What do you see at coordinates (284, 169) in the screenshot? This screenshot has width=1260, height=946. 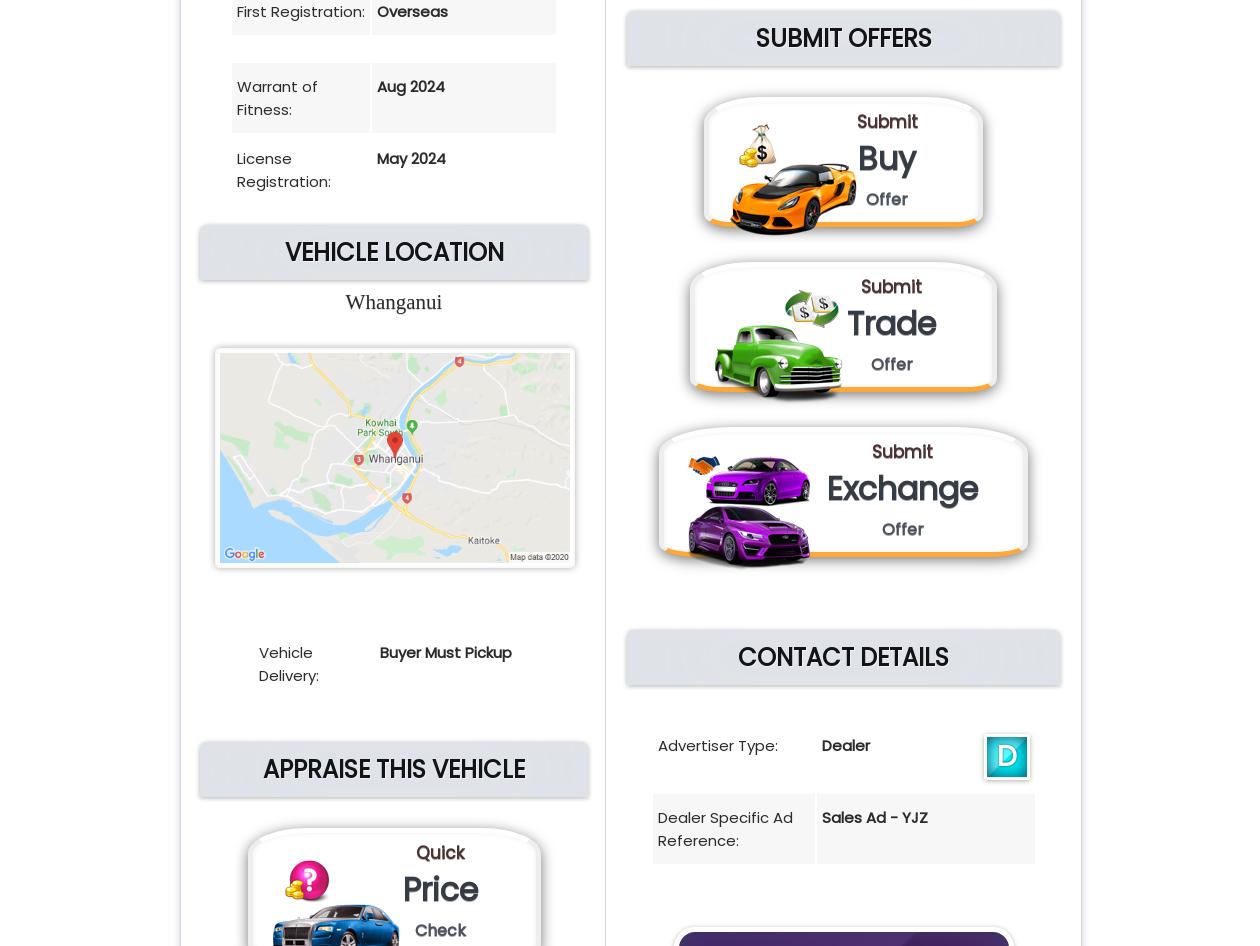 I see `'License Registration:'` at bounding box center [284, 169].